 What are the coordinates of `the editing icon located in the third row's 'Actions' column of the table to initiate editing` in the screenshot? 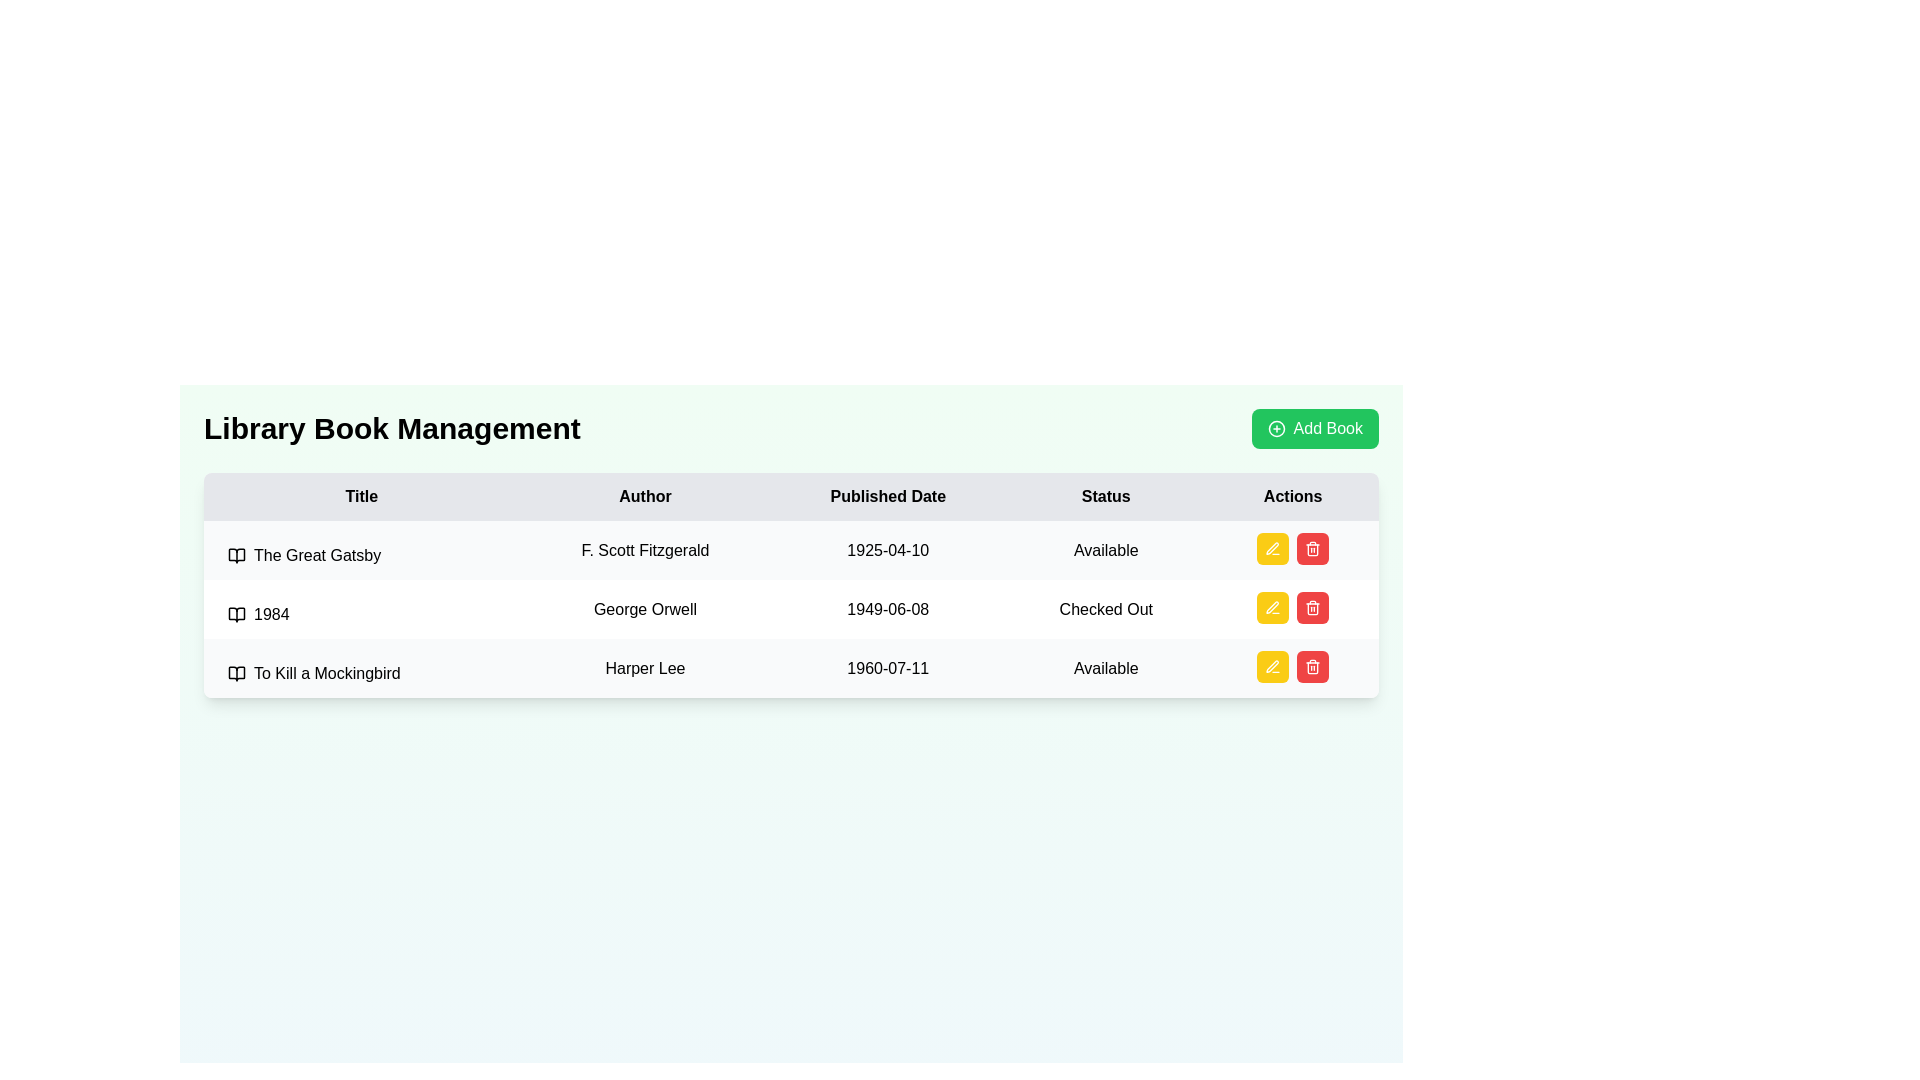 It's located at (1272, 667).